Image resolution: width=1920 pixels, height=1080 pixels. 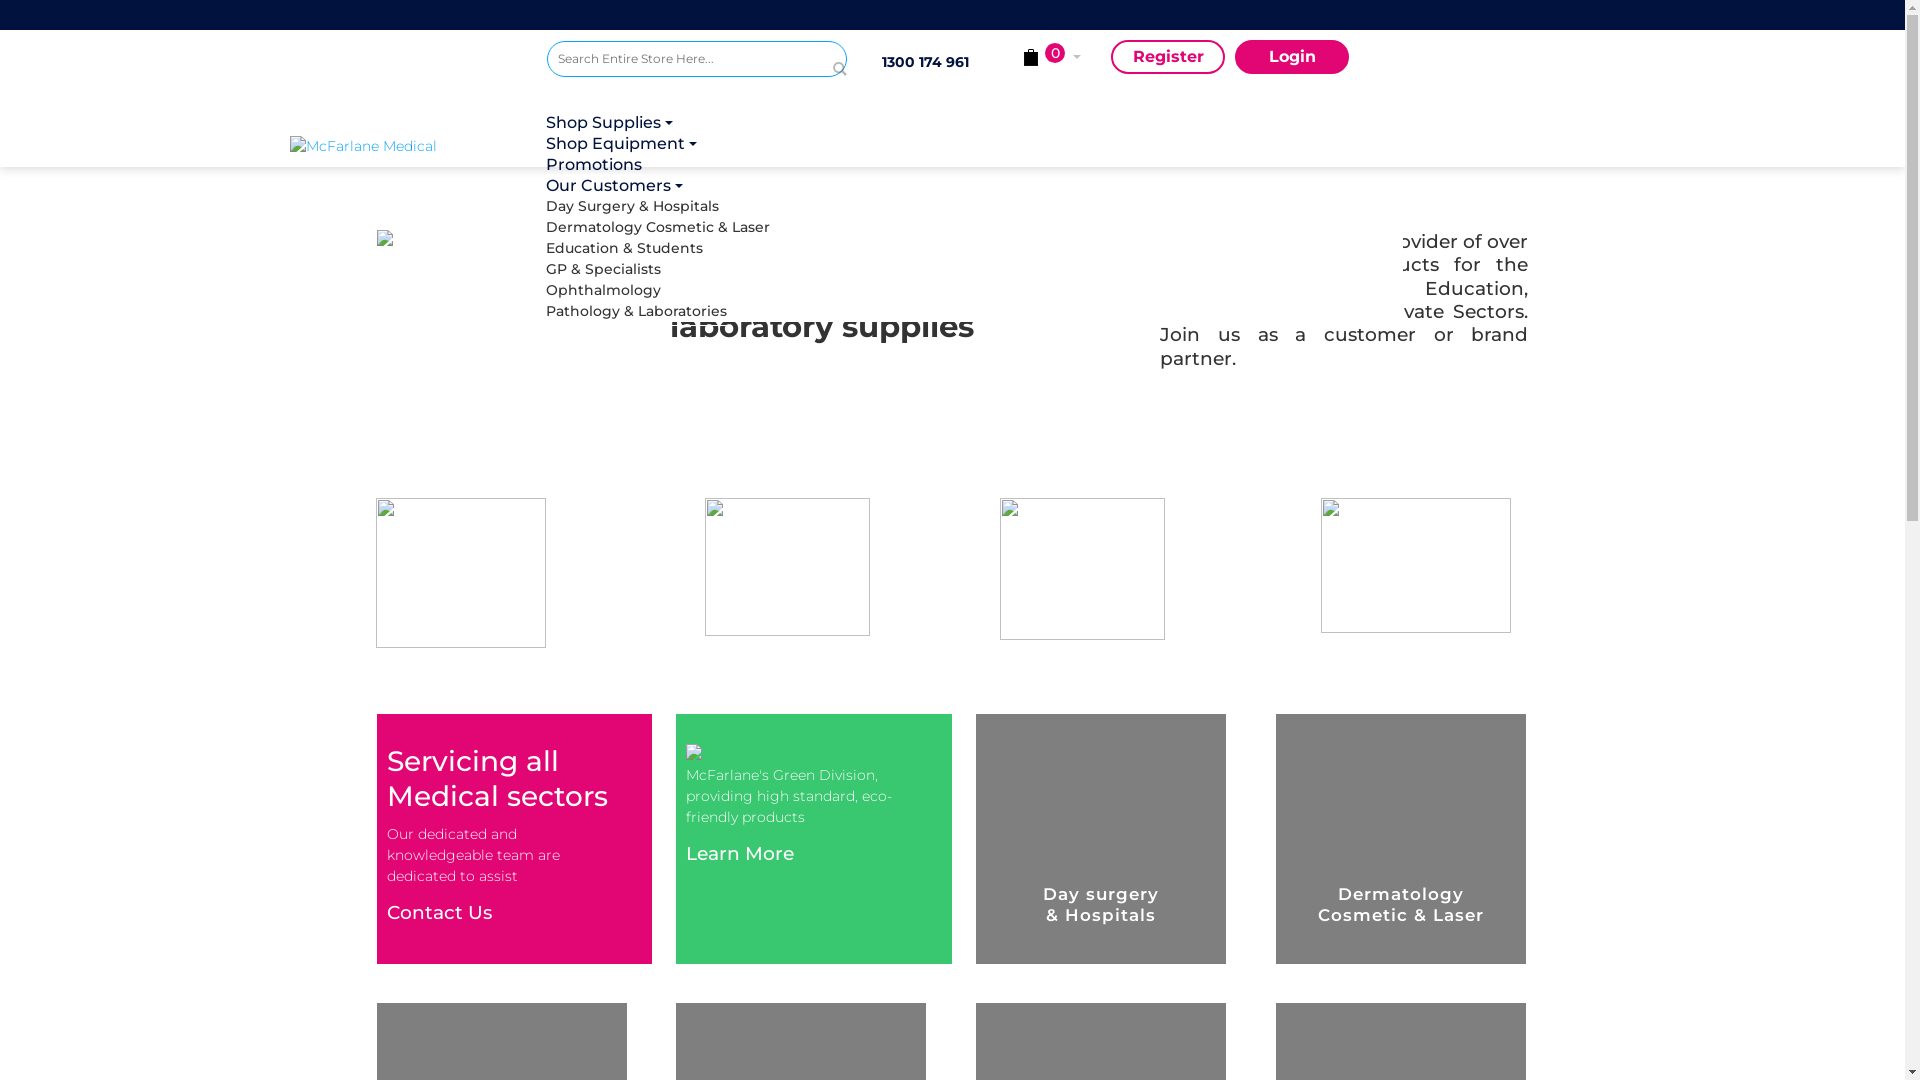 What do you see at coordinates (623, 247) in the screenshot?
I see `'Education & Students'` at bounding box center [623, 247].